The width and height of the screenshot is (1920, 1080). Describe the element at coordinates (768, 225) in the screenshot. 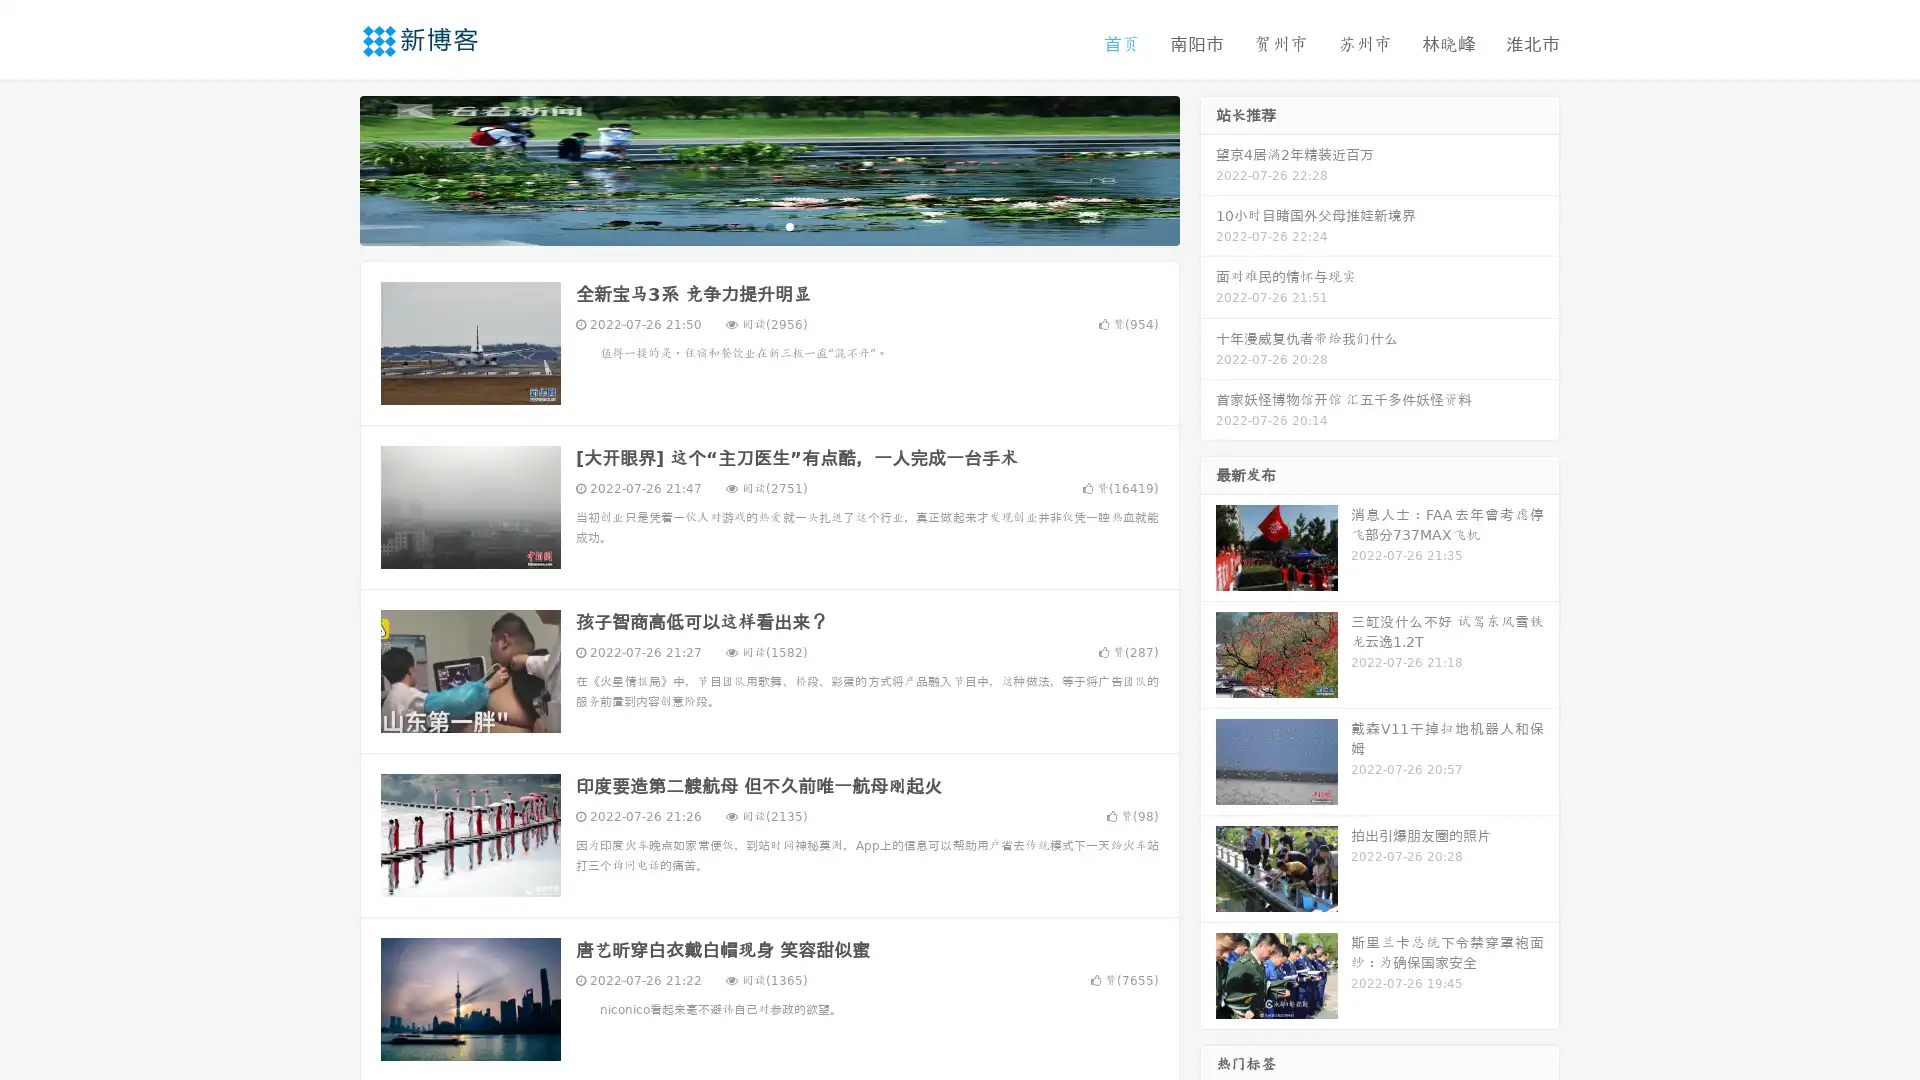

I see `Go to slide 2` at that location.